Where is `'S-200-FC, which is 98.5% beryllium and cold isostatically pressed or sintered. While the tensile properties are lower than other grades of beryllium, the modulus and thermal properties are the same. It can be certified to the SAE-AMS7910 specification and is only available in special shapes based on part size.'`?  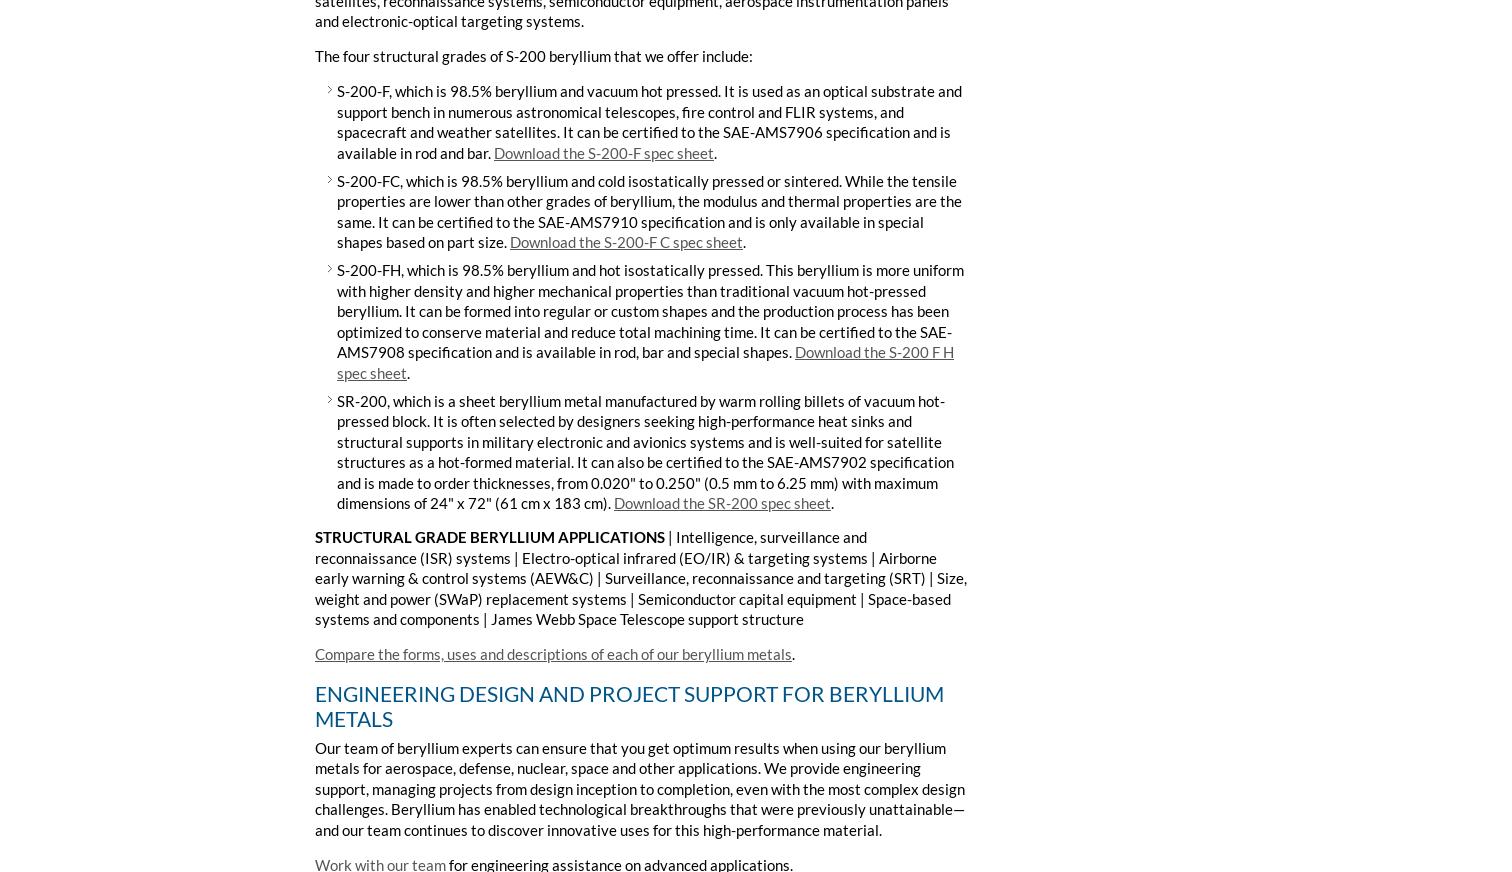
'S-200-FC, which is 98.5% beryllium and cold isostatically pressed or sintered. While the tensile properties are lower than other grades of beryllium, the modulus and thermal properties are the same. It can be certified to the SAE-AMS7910 specification and is only available in special shapes based on part size.' is located at coordinates (649, 211).